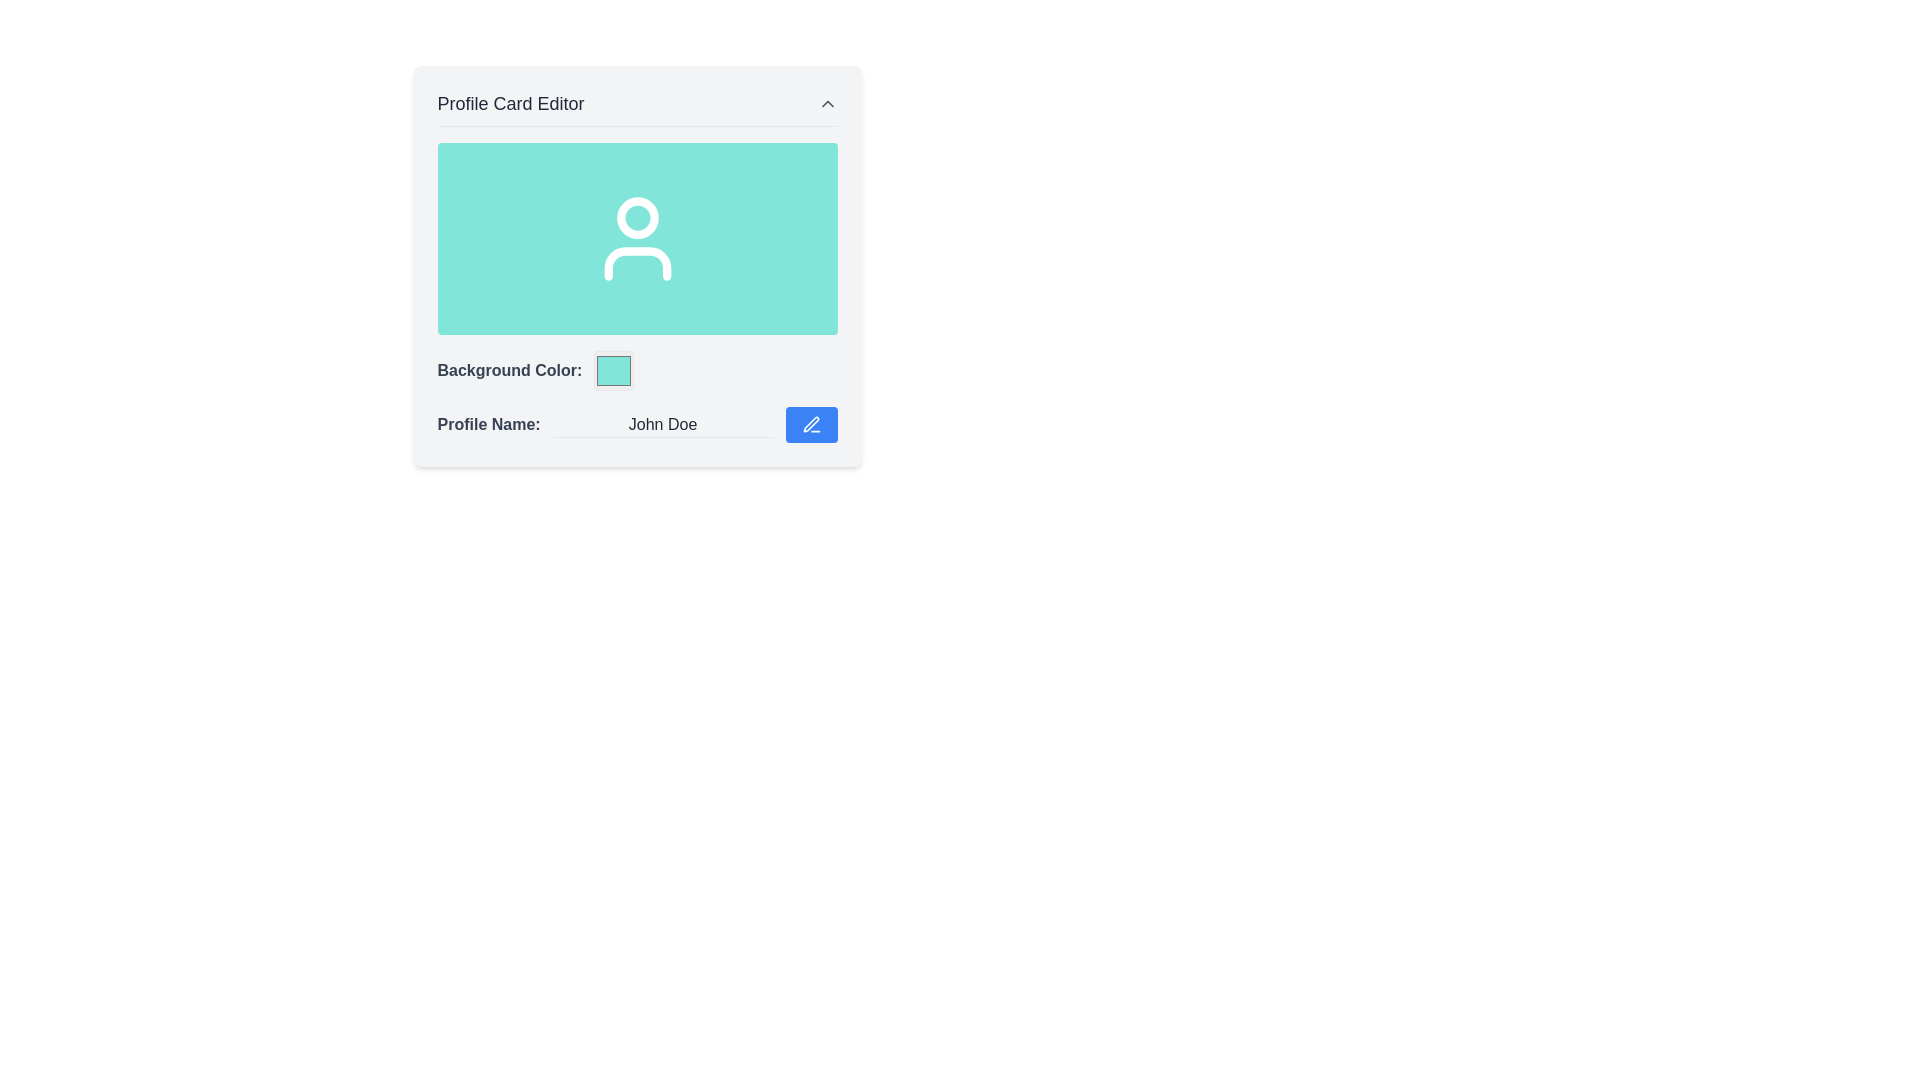 This screenshot has width=1920, height=1080. What do you see at coordinates (613, 370) in the screenshot?
I see `the color picker with a teal background located next` at bounding box center [613, 370].